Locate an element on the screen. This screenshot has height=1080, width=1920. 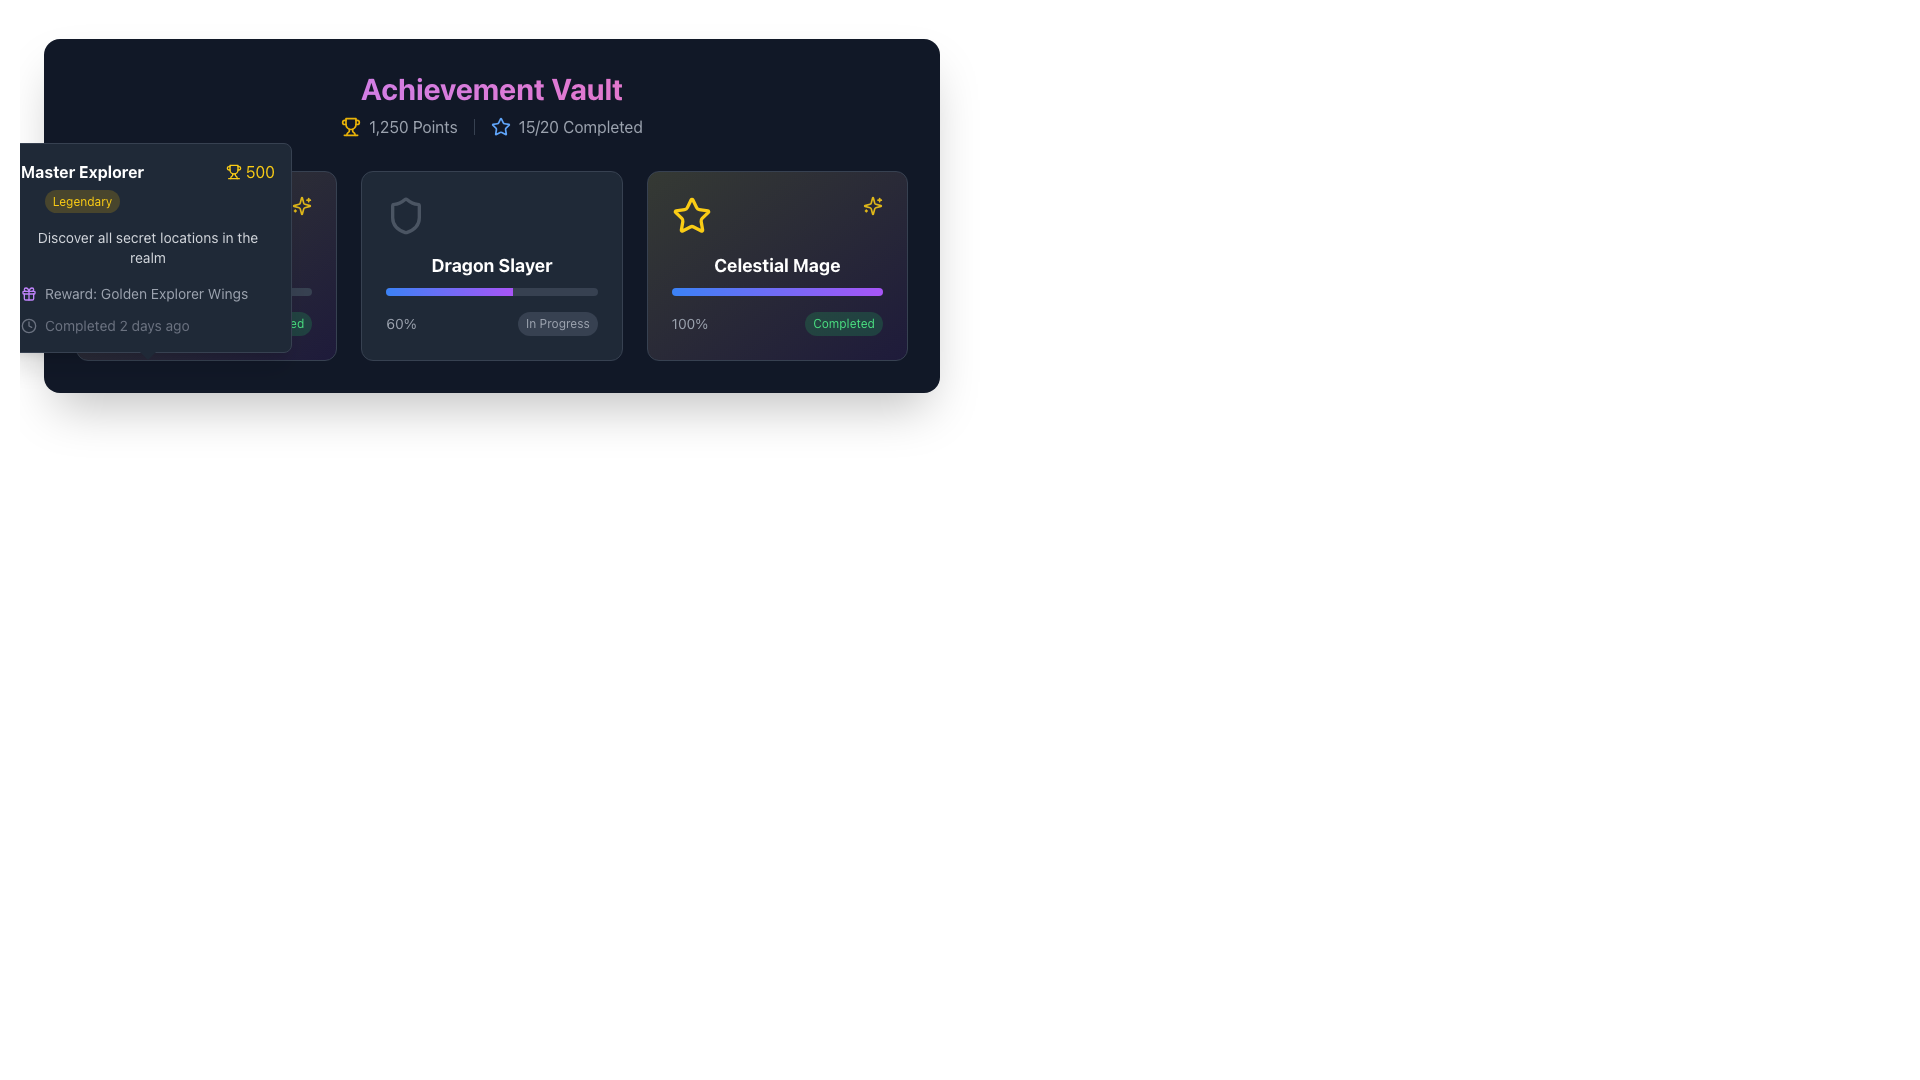
the Text Block displaying 'Discover all secret locations in the realm', which is positioned under 'Master Explorer' and above 'Reward: Golden Explorer Wings' in a dark-themed card is located at coordinates (147, 246).